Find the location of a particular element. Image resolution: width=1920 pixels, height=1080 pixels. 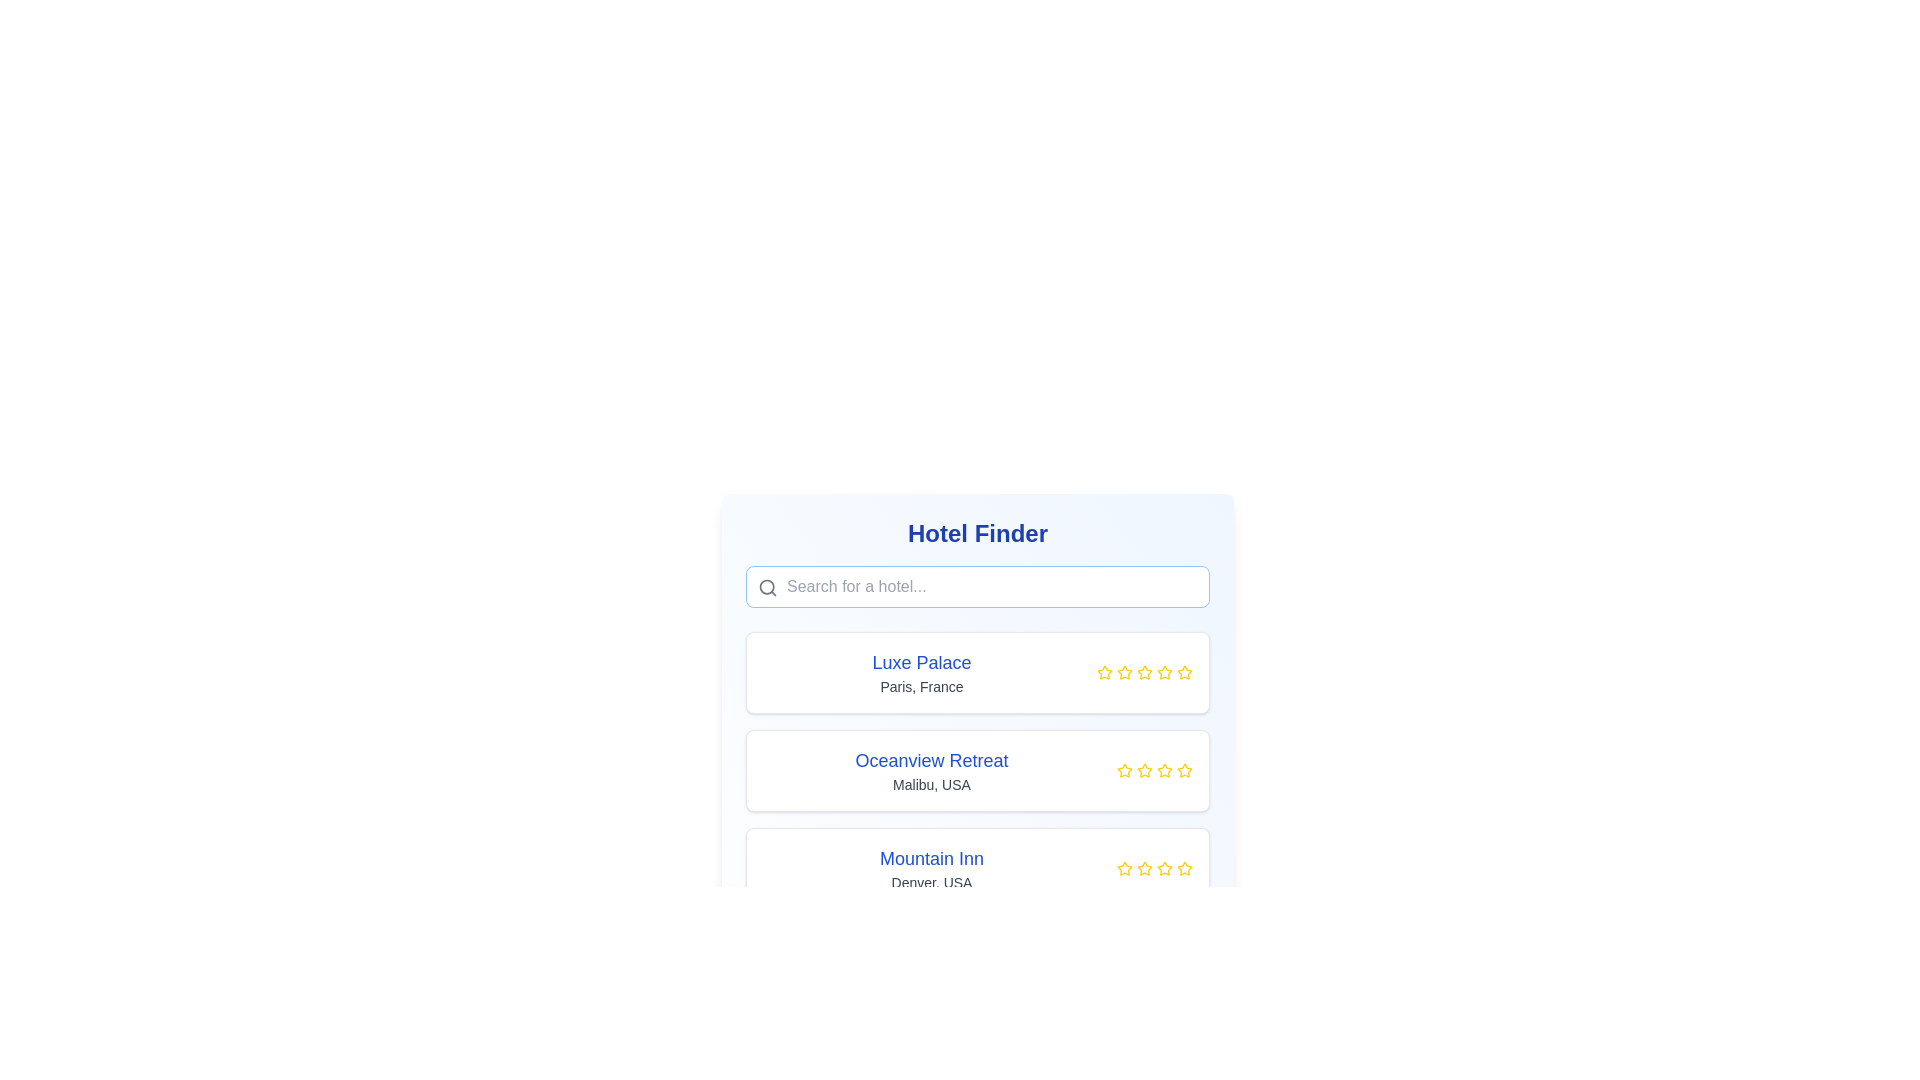

the Star rating indicator, which consists of five vibrant yellow star icons arranged horizontally, positioned below 'Oceanview Retreat' in the hotel card layout is located at coordinates (1155, 770).